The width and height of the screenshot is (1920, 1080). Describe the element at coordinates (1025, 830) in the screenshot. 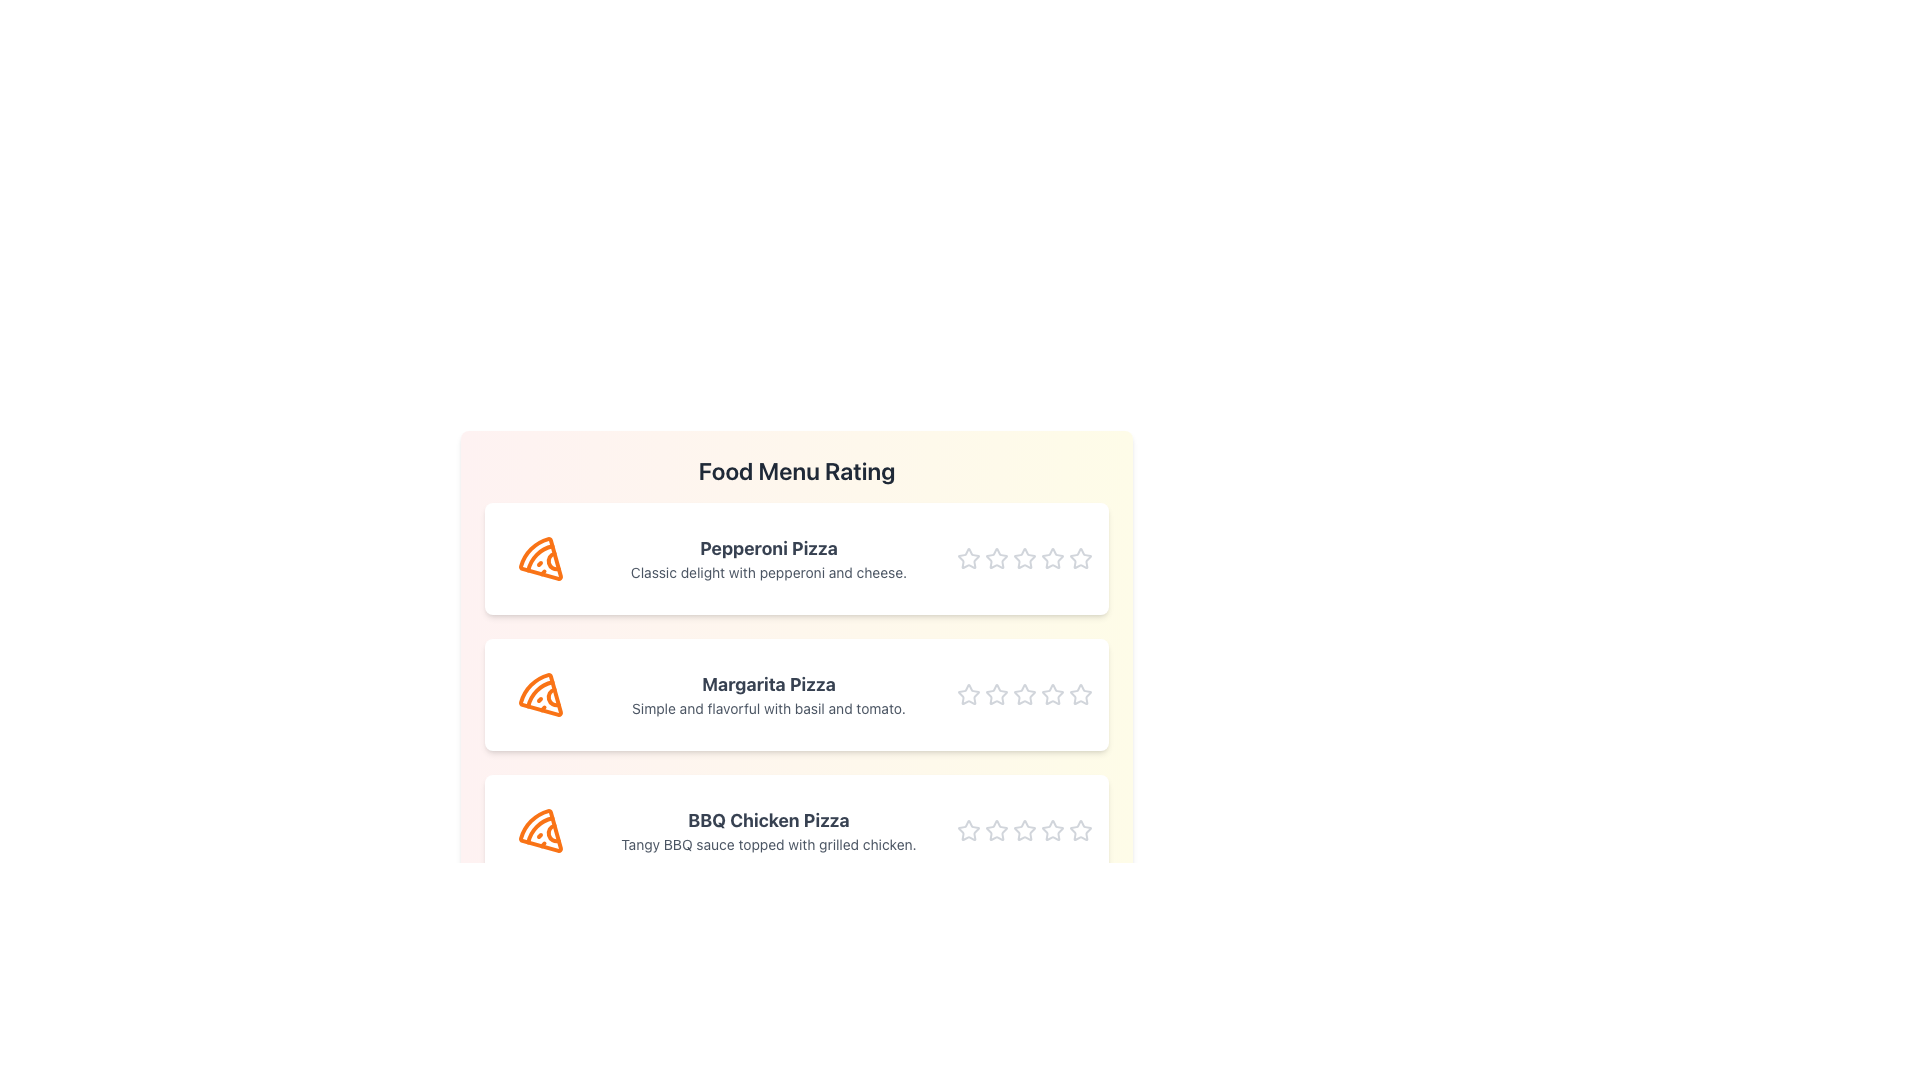

I see `the third star in the 5-star rating system for the 'BBQ Chicken Pizza' to assign a rating` at that location.